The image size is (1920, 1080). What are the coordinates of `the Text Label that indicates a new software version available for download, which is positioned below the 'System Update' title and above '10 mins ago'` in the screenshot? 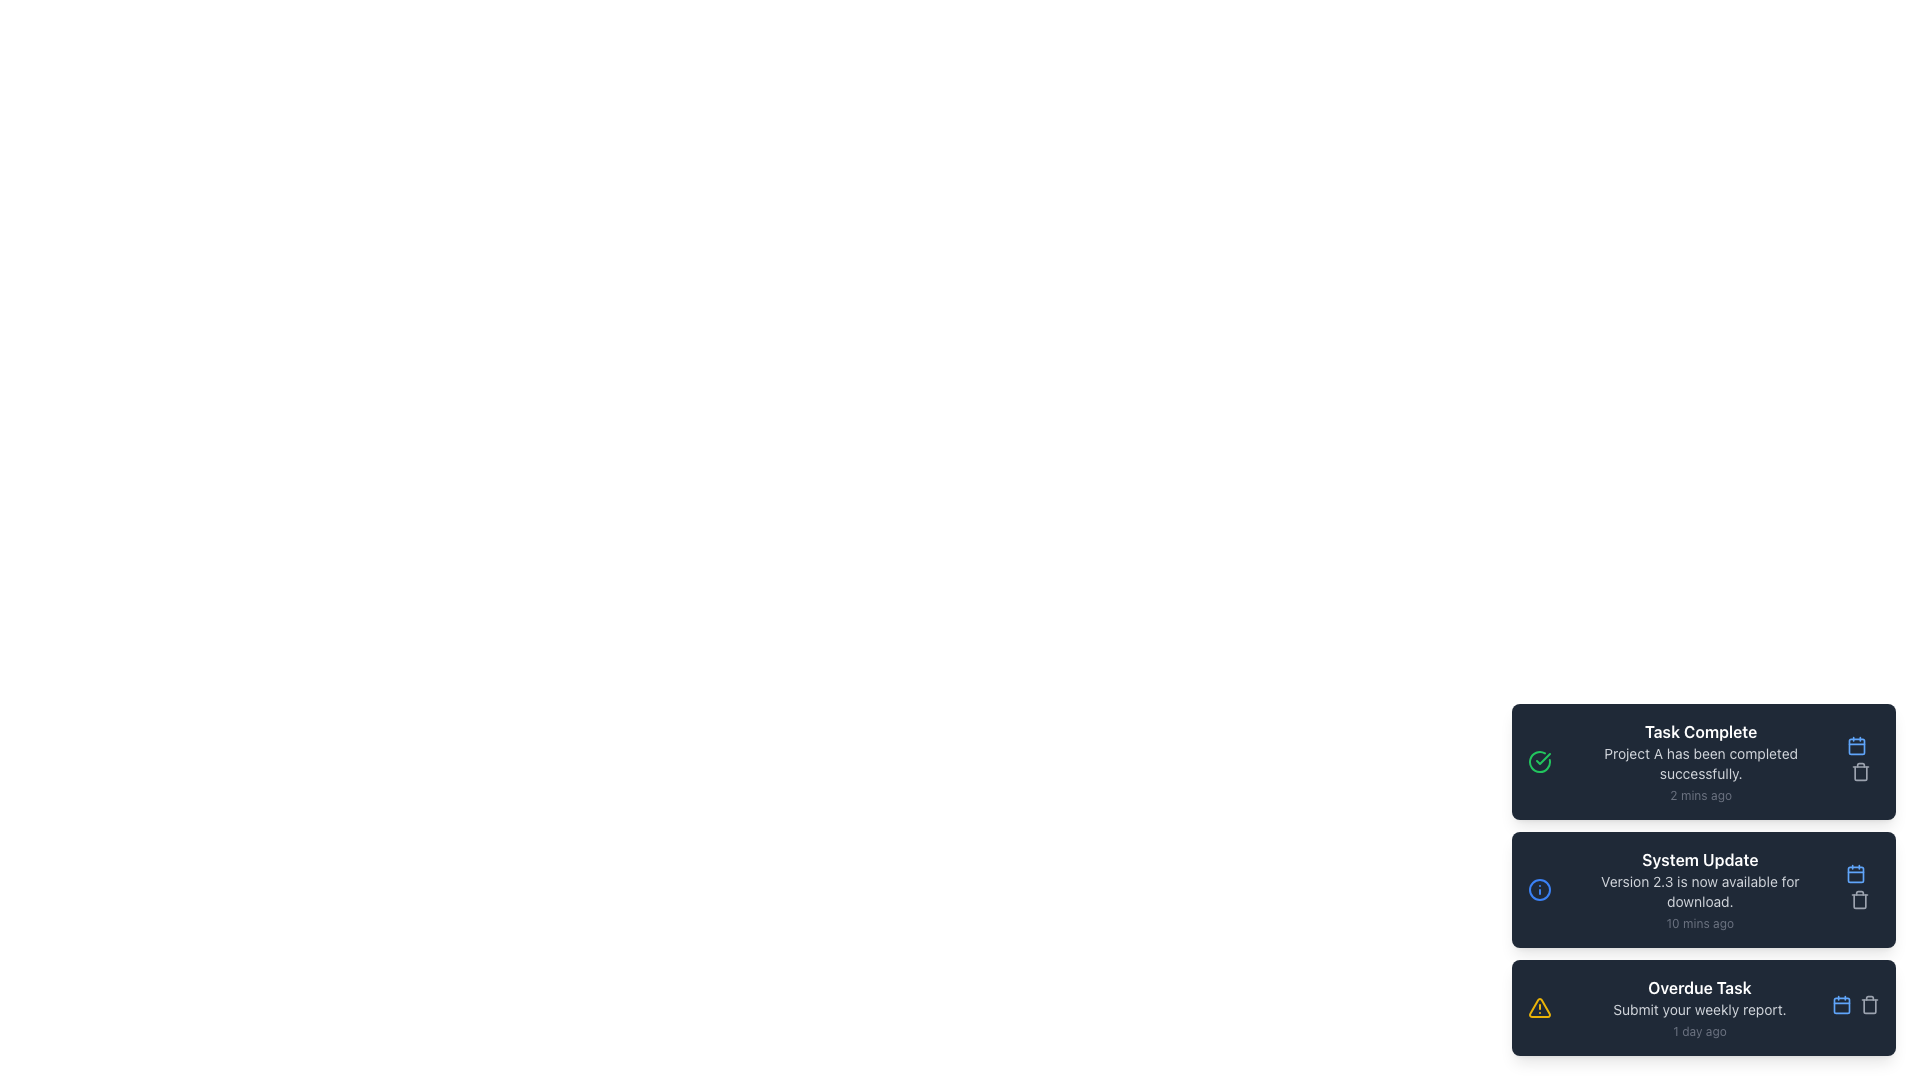 It's located at (1699, 890).